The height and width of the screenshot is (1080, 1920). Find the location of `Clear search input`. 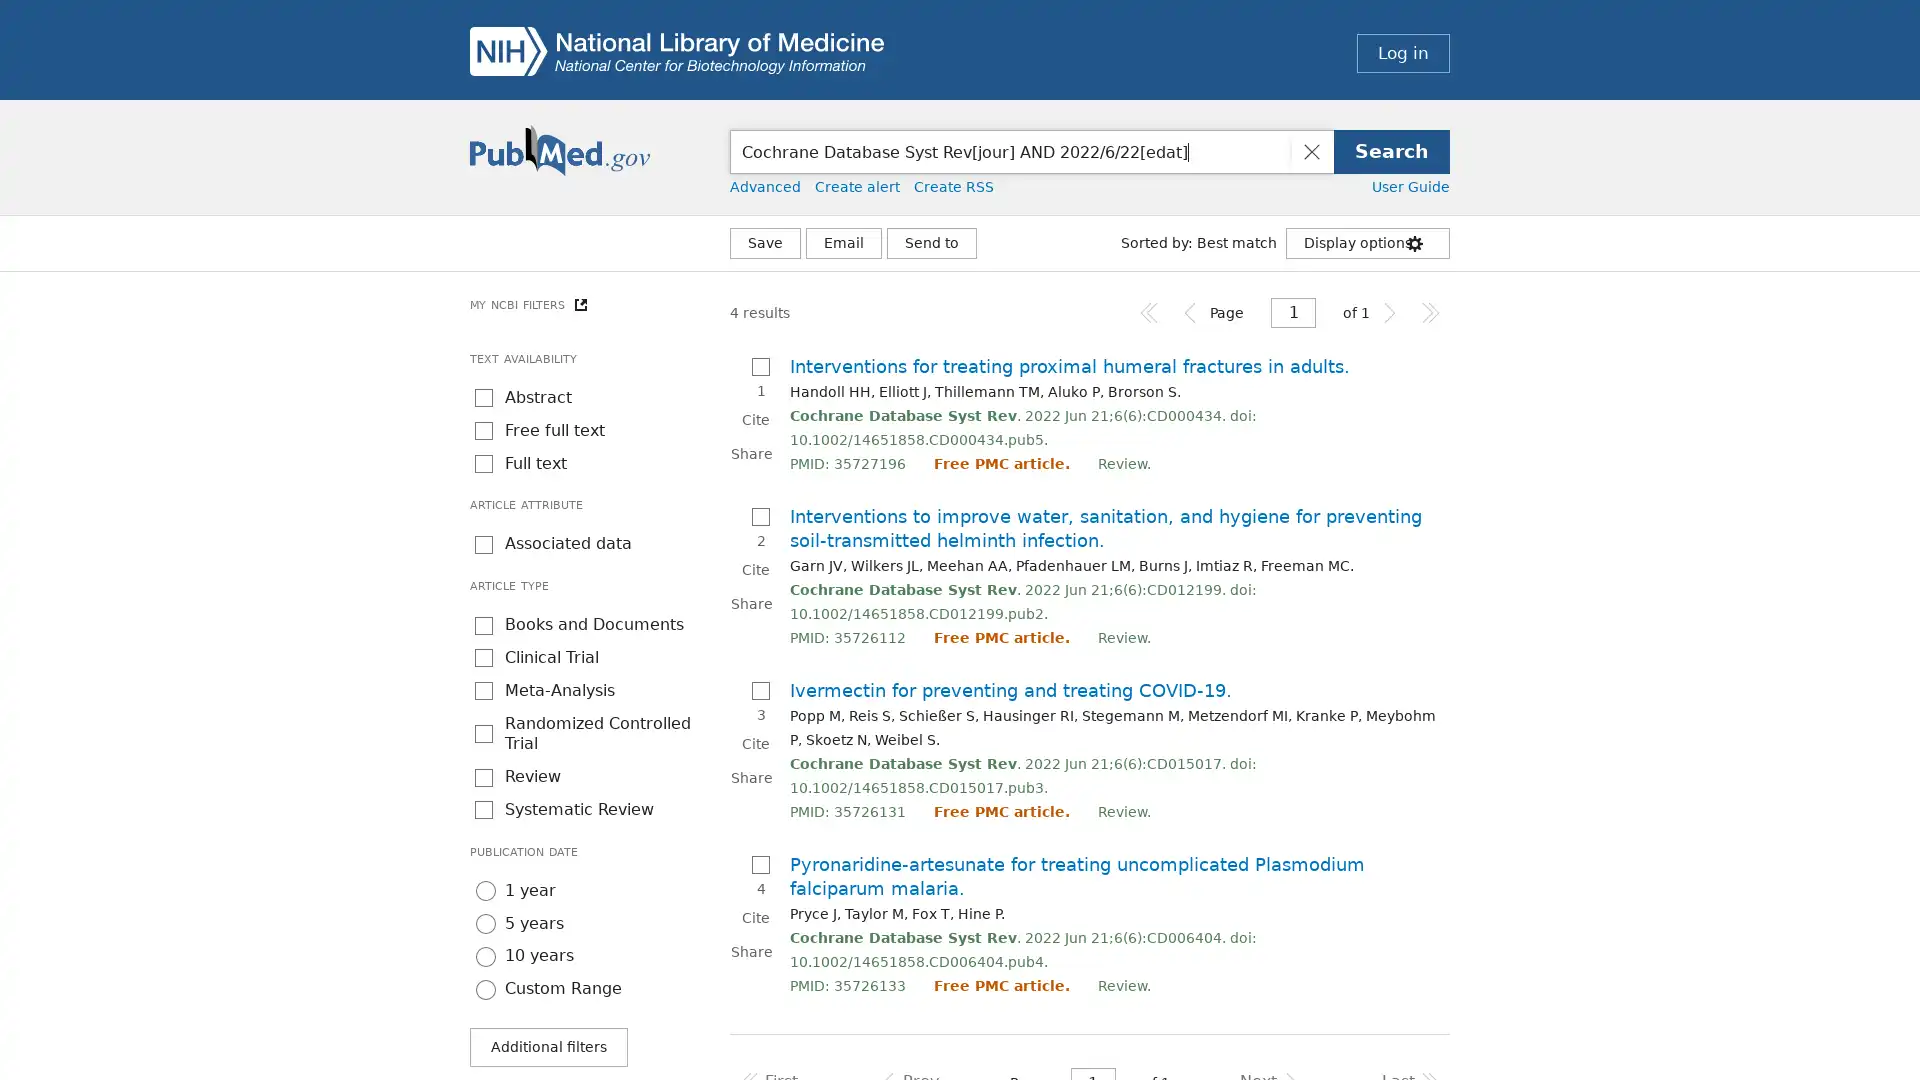

Clear search input is located at coordinates (1310, 150).